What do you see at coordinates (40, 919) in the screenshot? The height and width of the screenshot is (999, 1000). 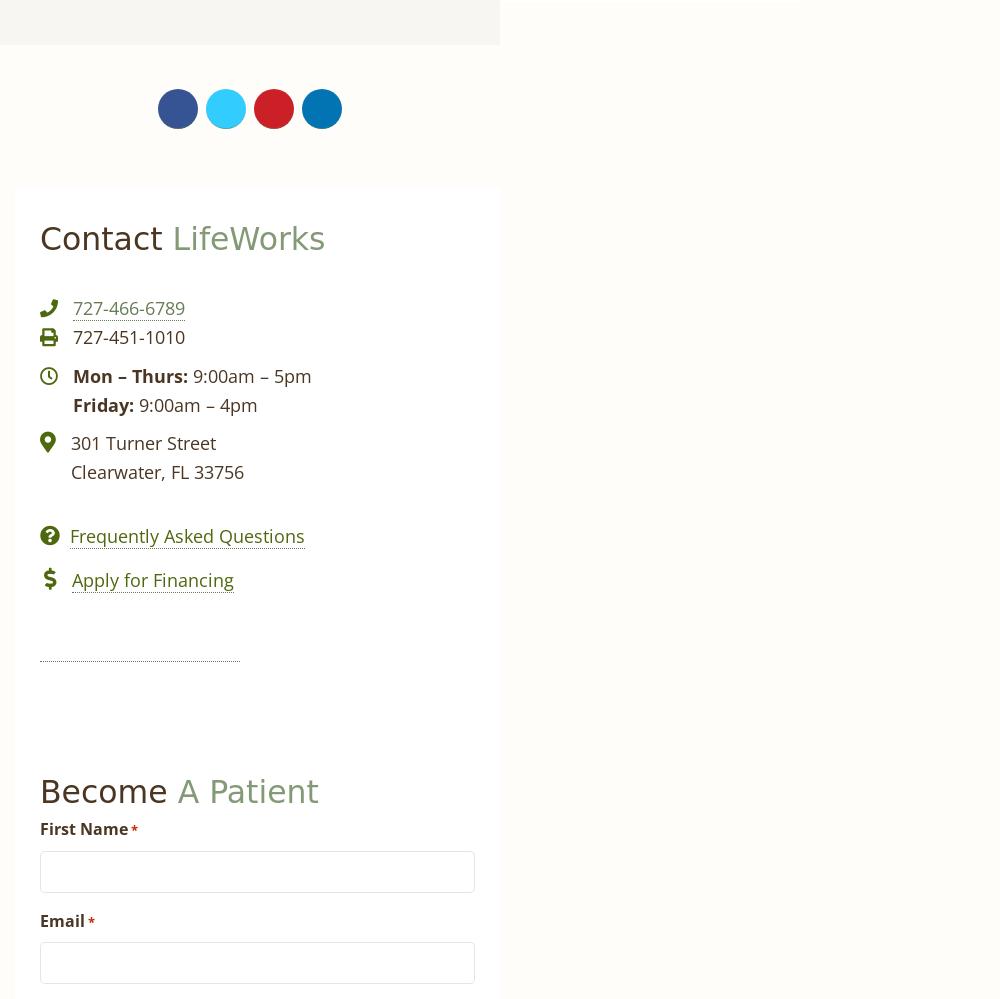 I see `'Email'` at bounding box center [40, 919].